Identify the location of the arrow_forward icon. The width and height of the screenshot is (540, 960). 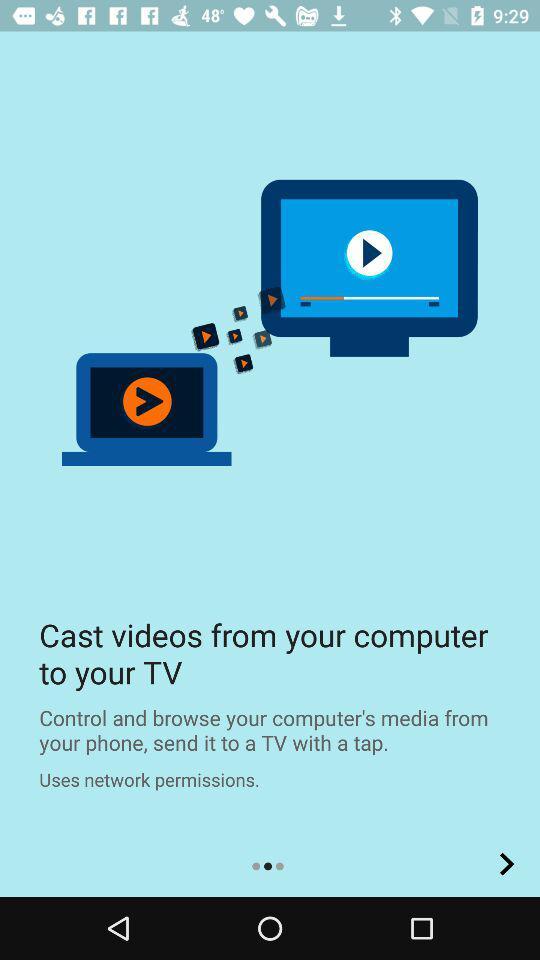
(507, 863).